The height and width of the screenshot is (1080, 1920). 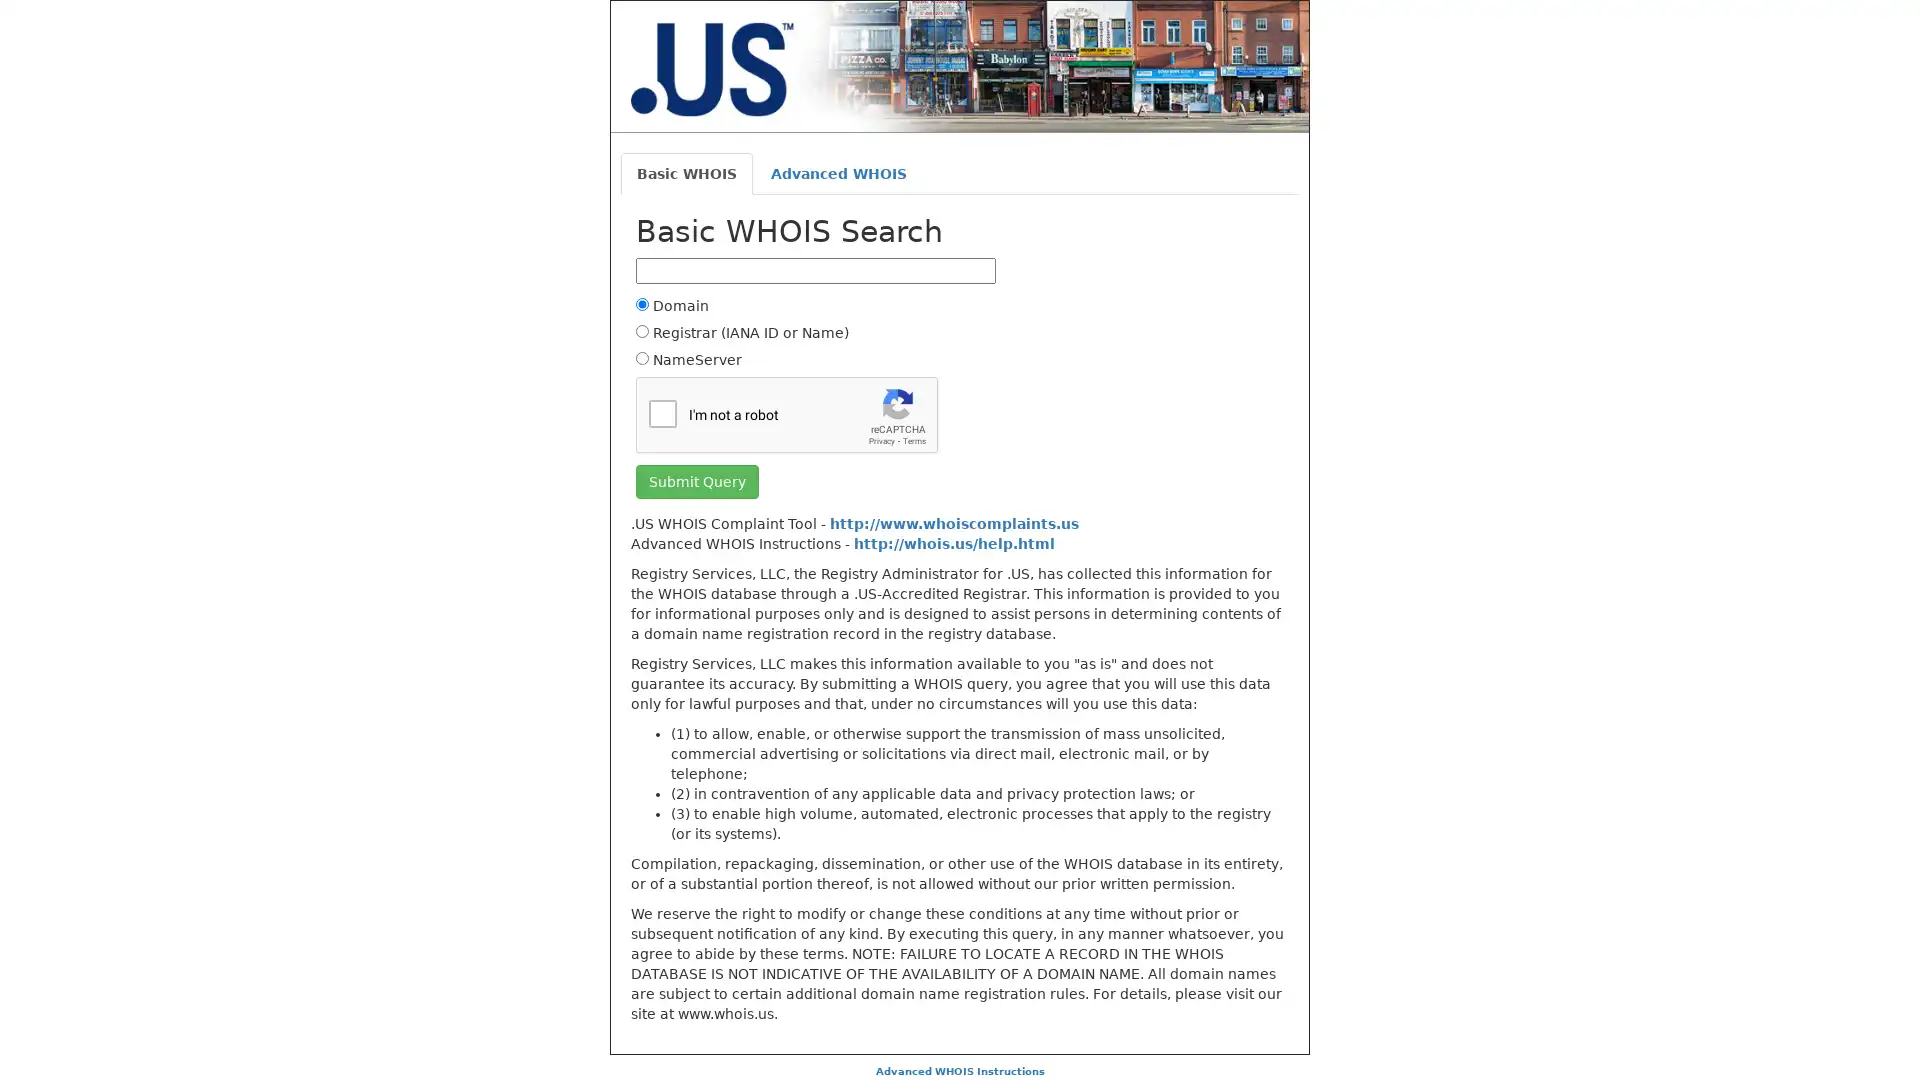 What do you see at coordinates (697, 481) in the screenshot?
I see `Submit Query` at bounding box center [697, 481].